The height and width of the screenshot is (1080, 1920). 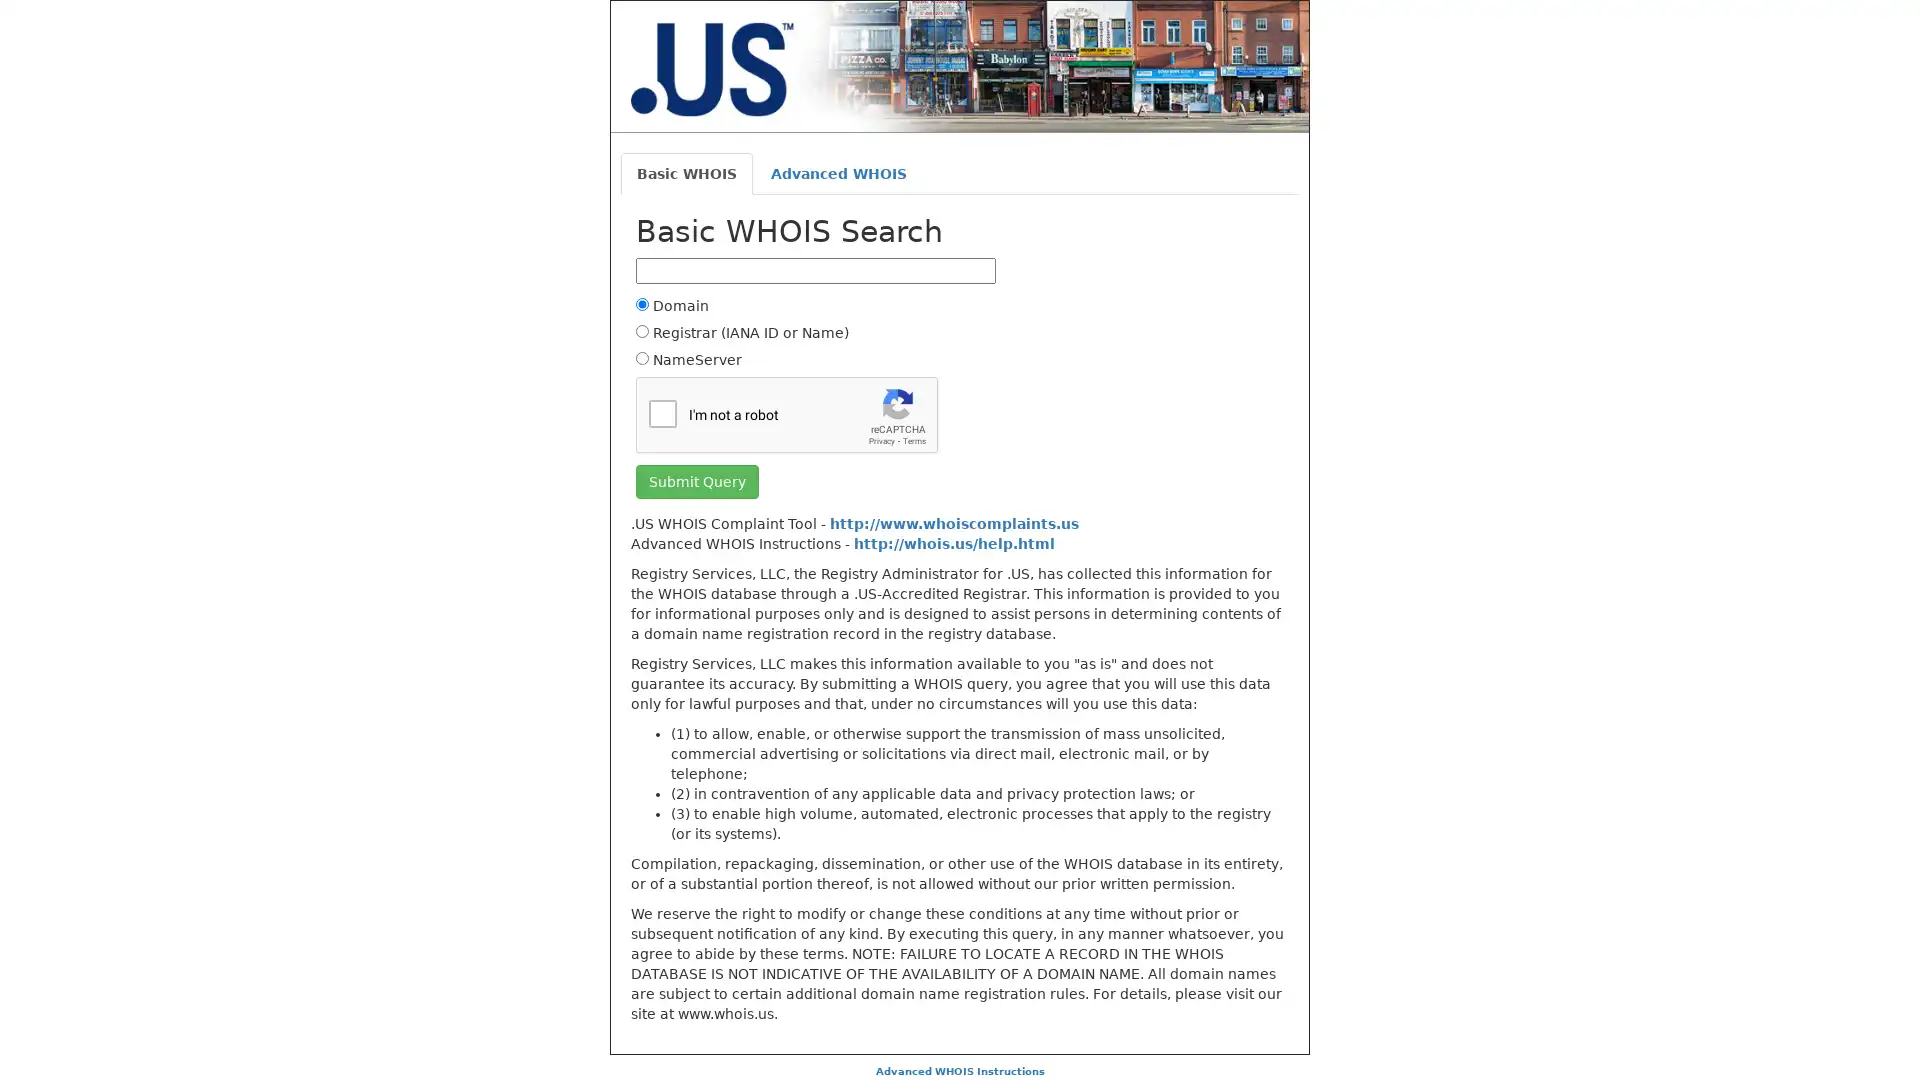 What do you see at coordinates (697, 481) in the screenshot?
I see `Submit Query` at bounding box center [697, 481].